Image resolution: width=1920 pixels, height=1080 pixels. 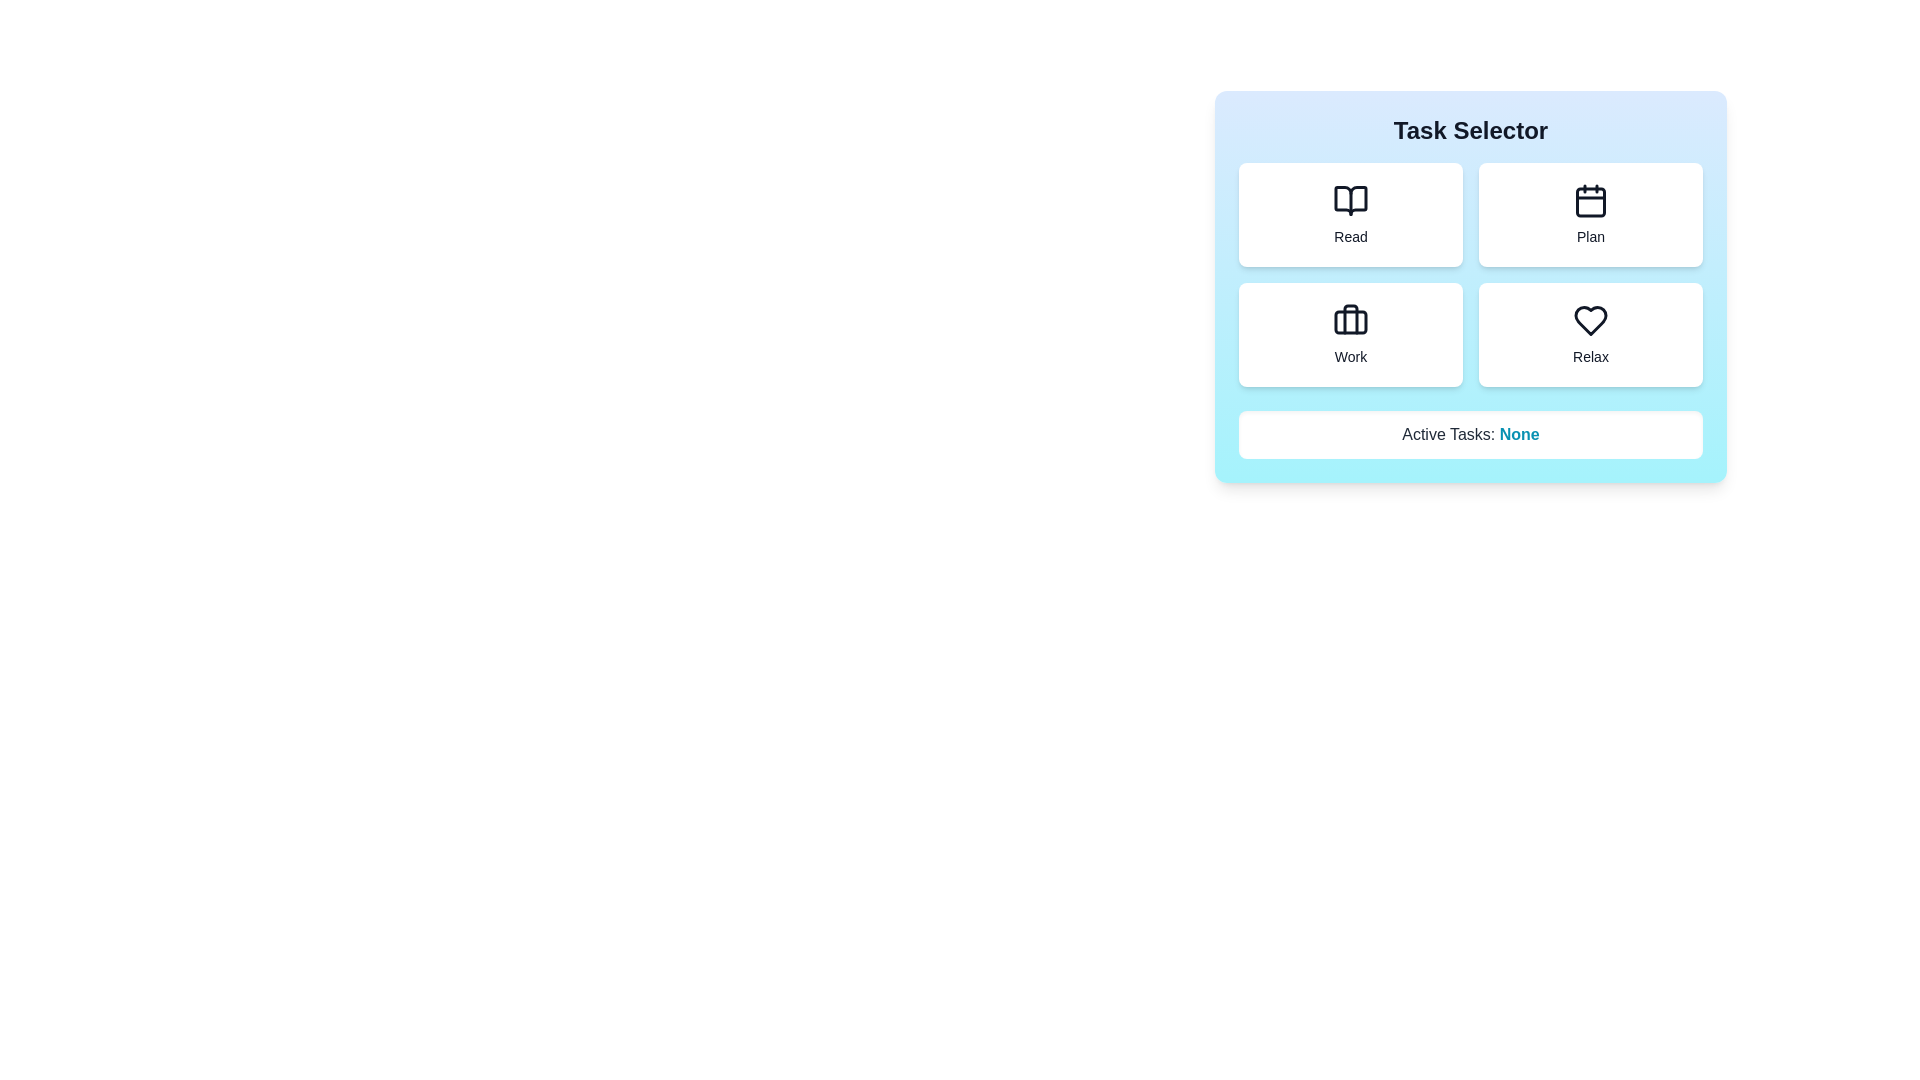 I want to click on the task button labeled Relax to activate it, so click(x=1589, y=334).